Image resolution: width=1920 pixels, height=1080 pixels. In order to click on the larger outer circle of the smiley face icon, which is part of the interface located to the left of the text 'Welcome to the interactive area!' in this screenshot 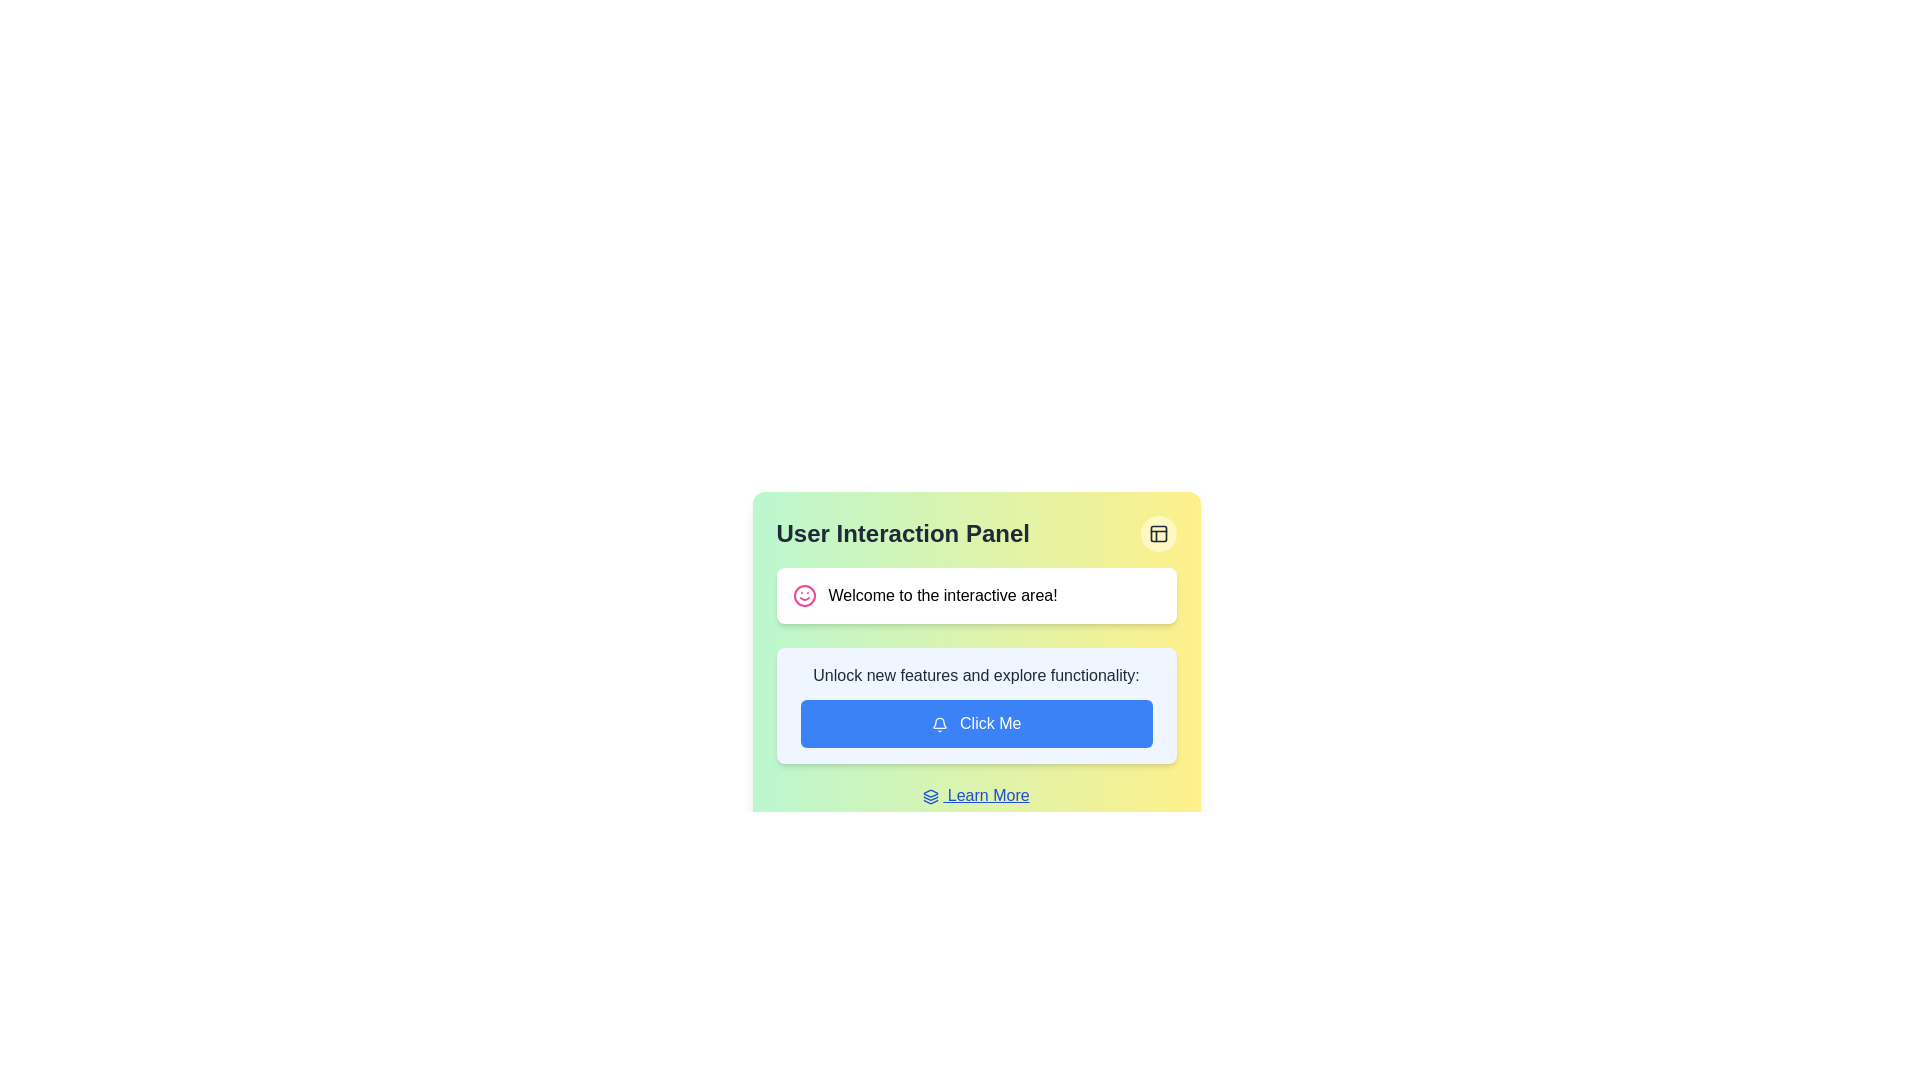, I will do `click(804, 595)`.